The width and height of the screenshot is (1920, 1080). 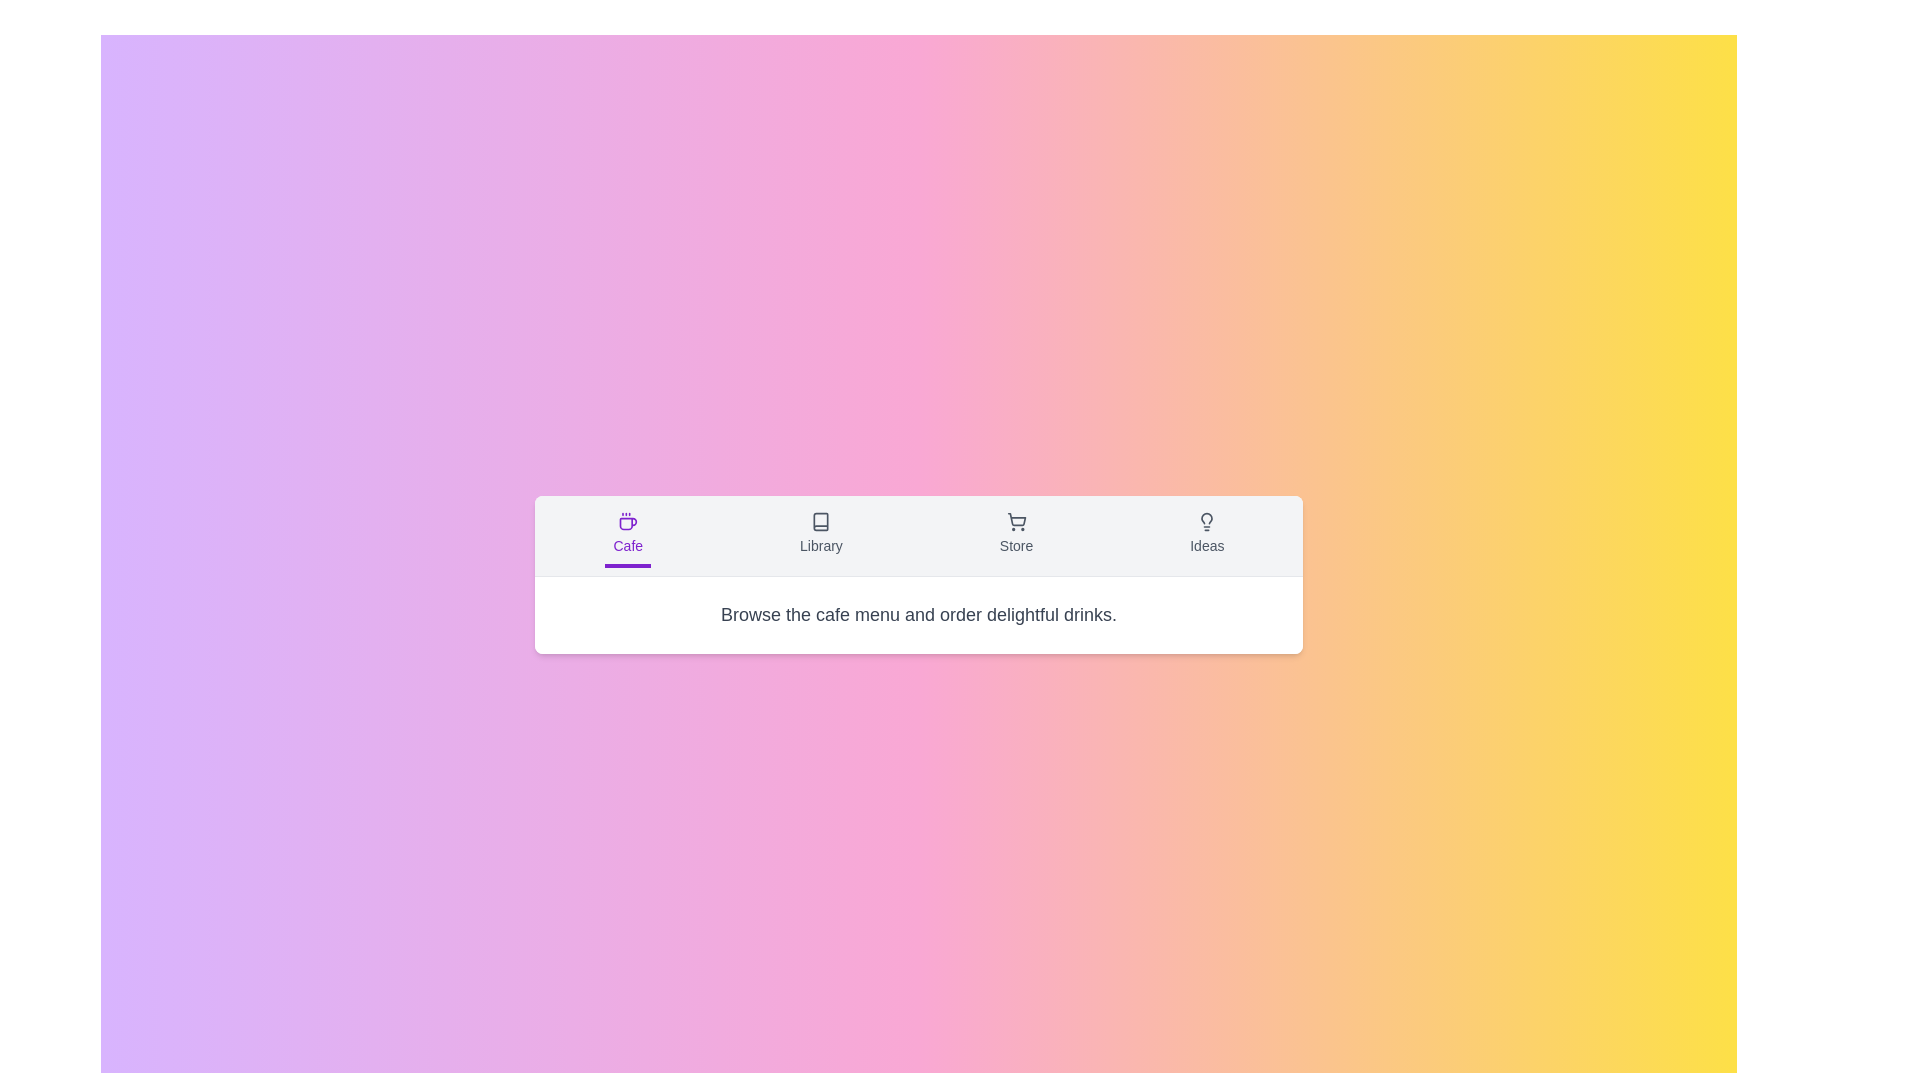 What do you see at coordinates (627, 520) in the screenshot?
I see `the coffee cup icon with purple outlines located above the text 'Cafe' in the navigation segment at the bottom of the viewport` at bounding box center [627, 520].